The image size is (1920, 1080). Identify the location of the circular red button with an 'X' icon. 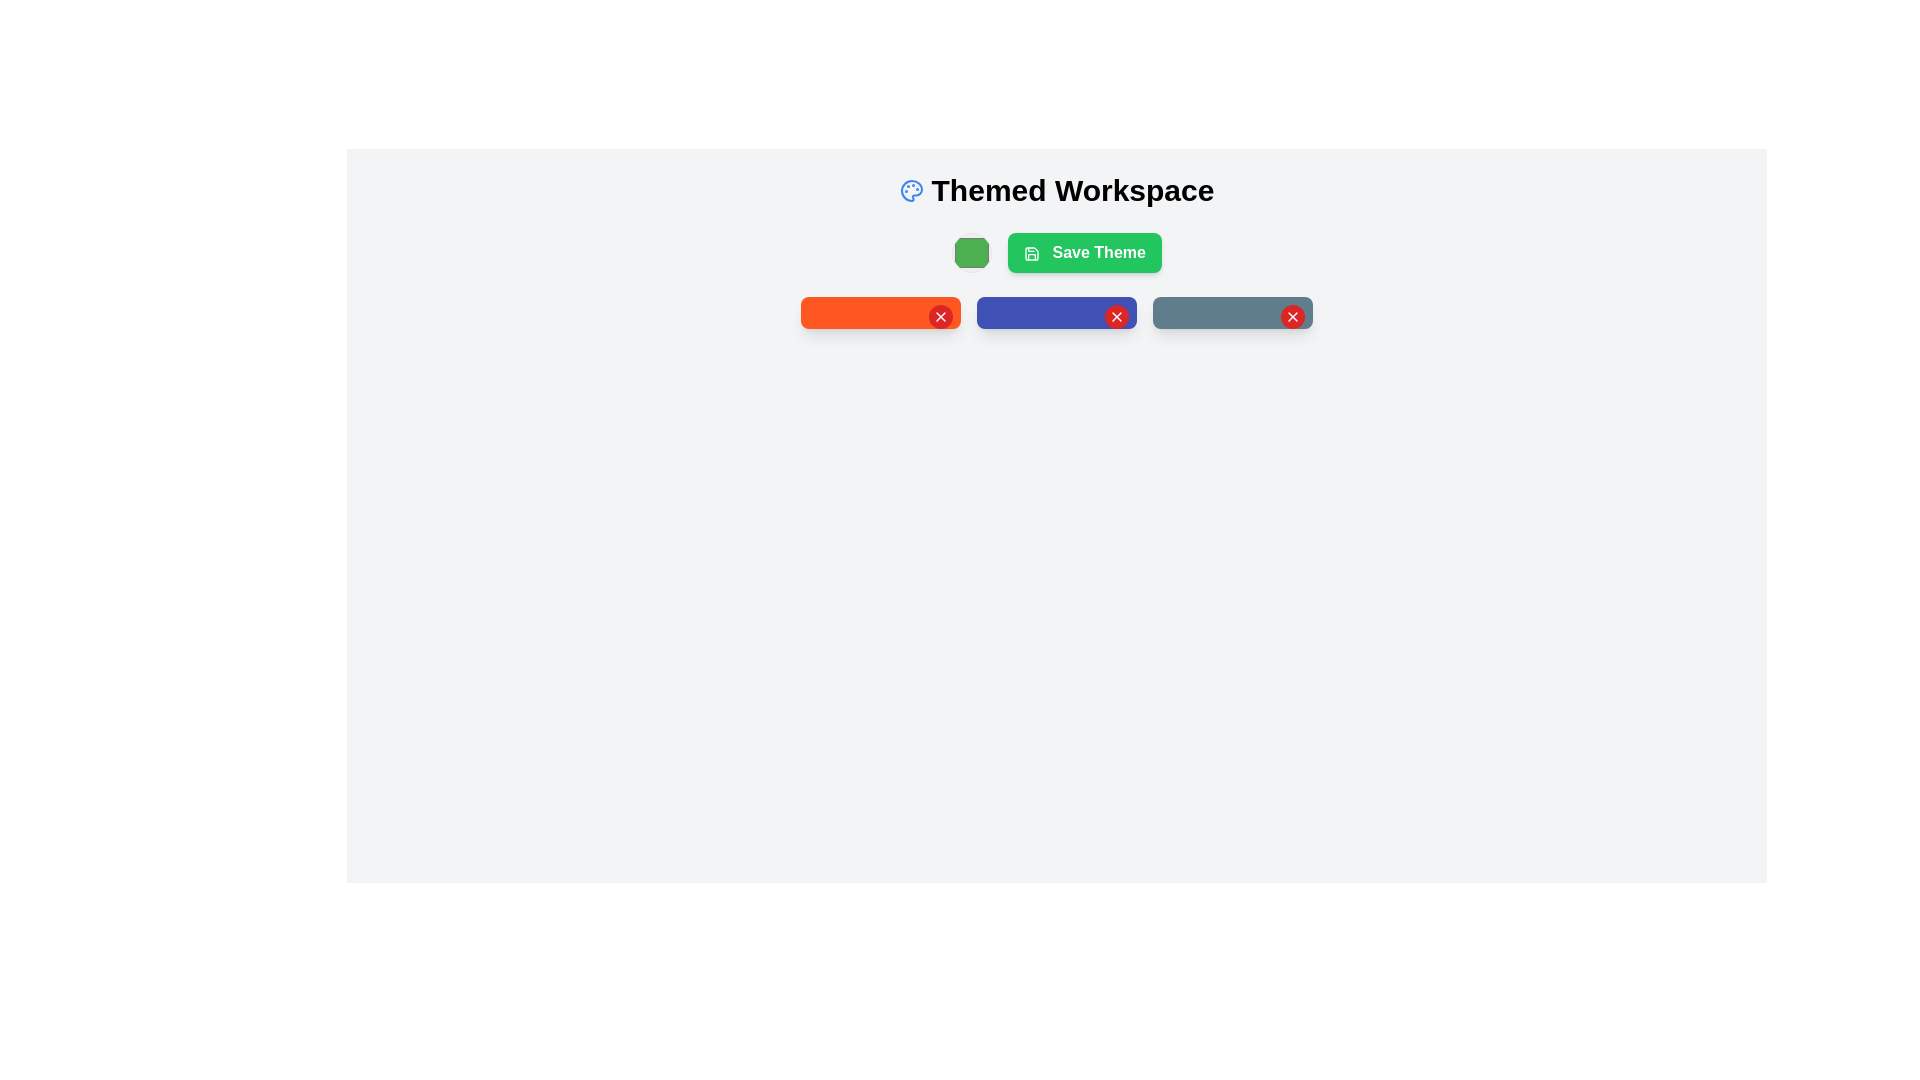
(939, 315).